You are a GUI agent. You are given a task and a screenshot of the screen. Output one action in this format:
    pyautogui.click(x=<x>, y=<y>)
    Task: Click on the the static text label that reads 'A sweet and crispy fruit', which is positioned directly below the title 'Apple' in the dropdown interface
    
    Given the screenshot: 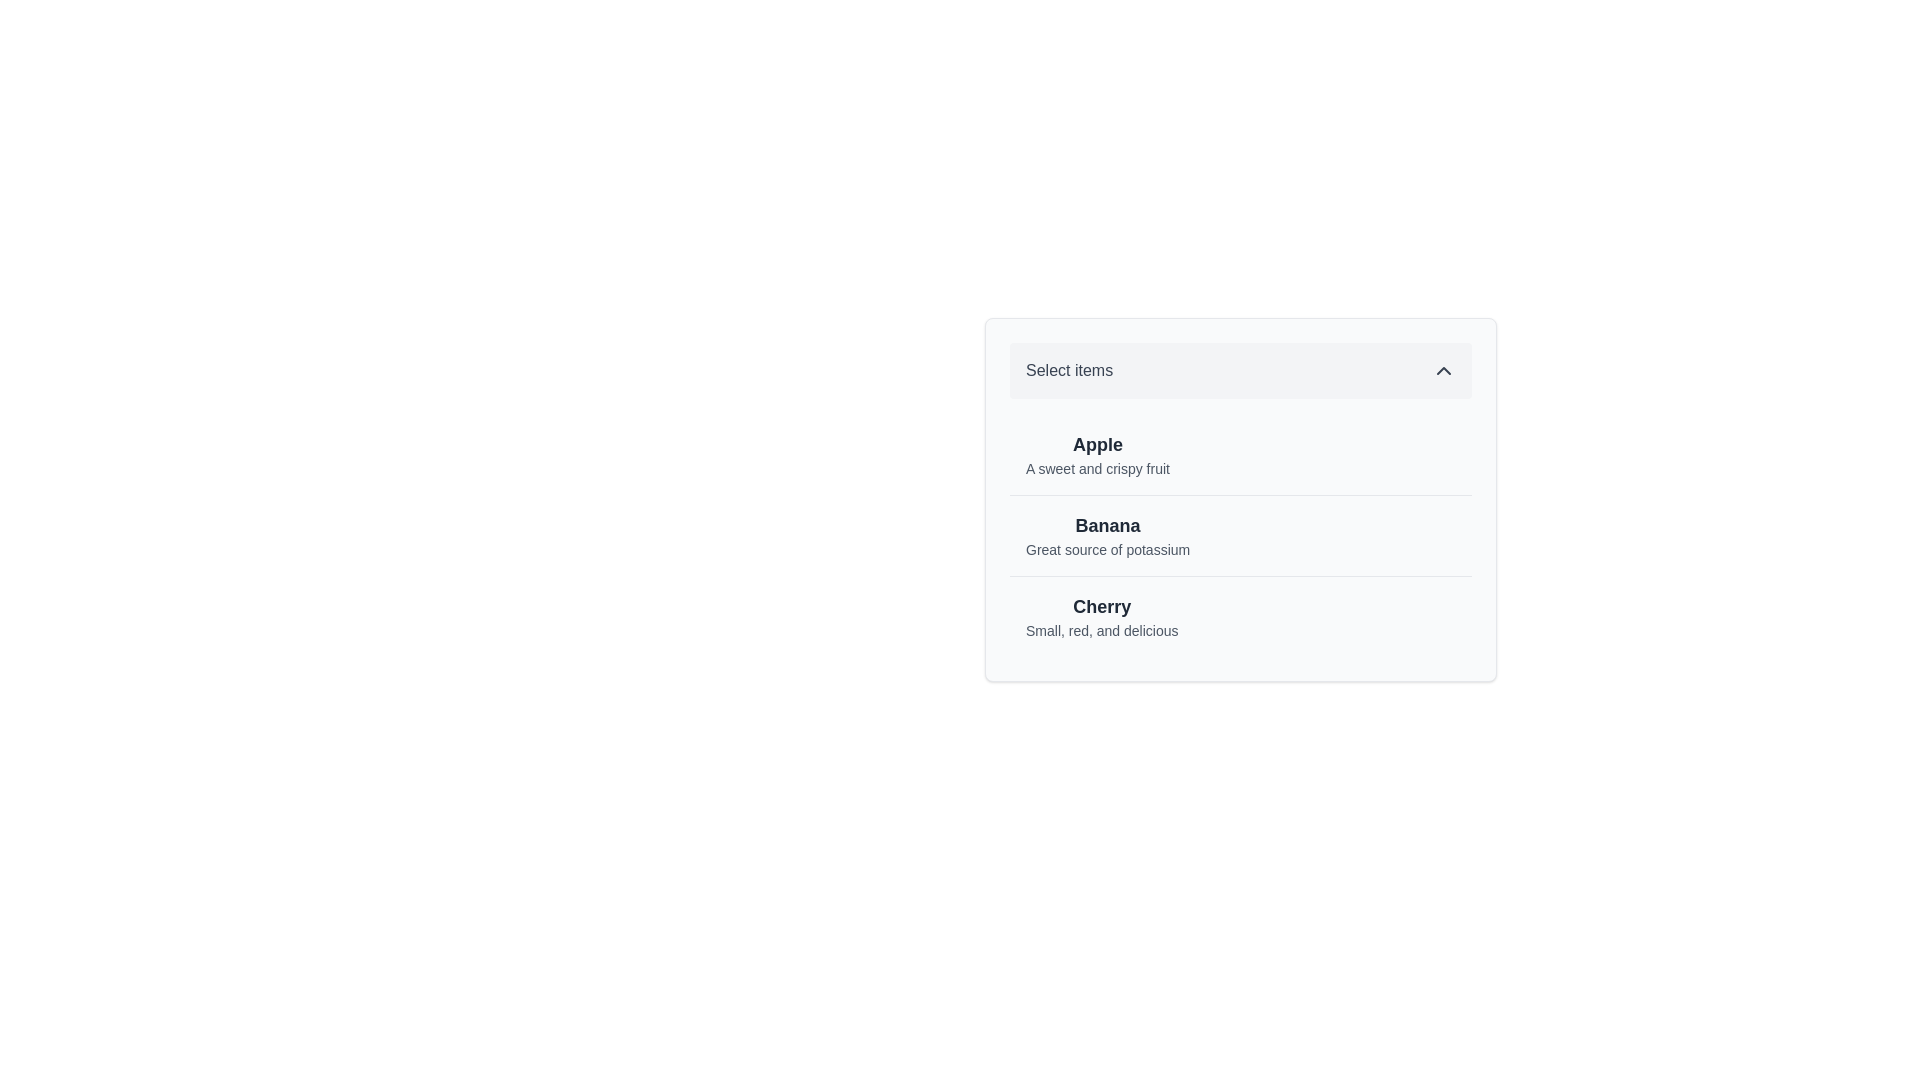 What is the action you would take?
    pyautogui.click(x=1097, y=469)
    